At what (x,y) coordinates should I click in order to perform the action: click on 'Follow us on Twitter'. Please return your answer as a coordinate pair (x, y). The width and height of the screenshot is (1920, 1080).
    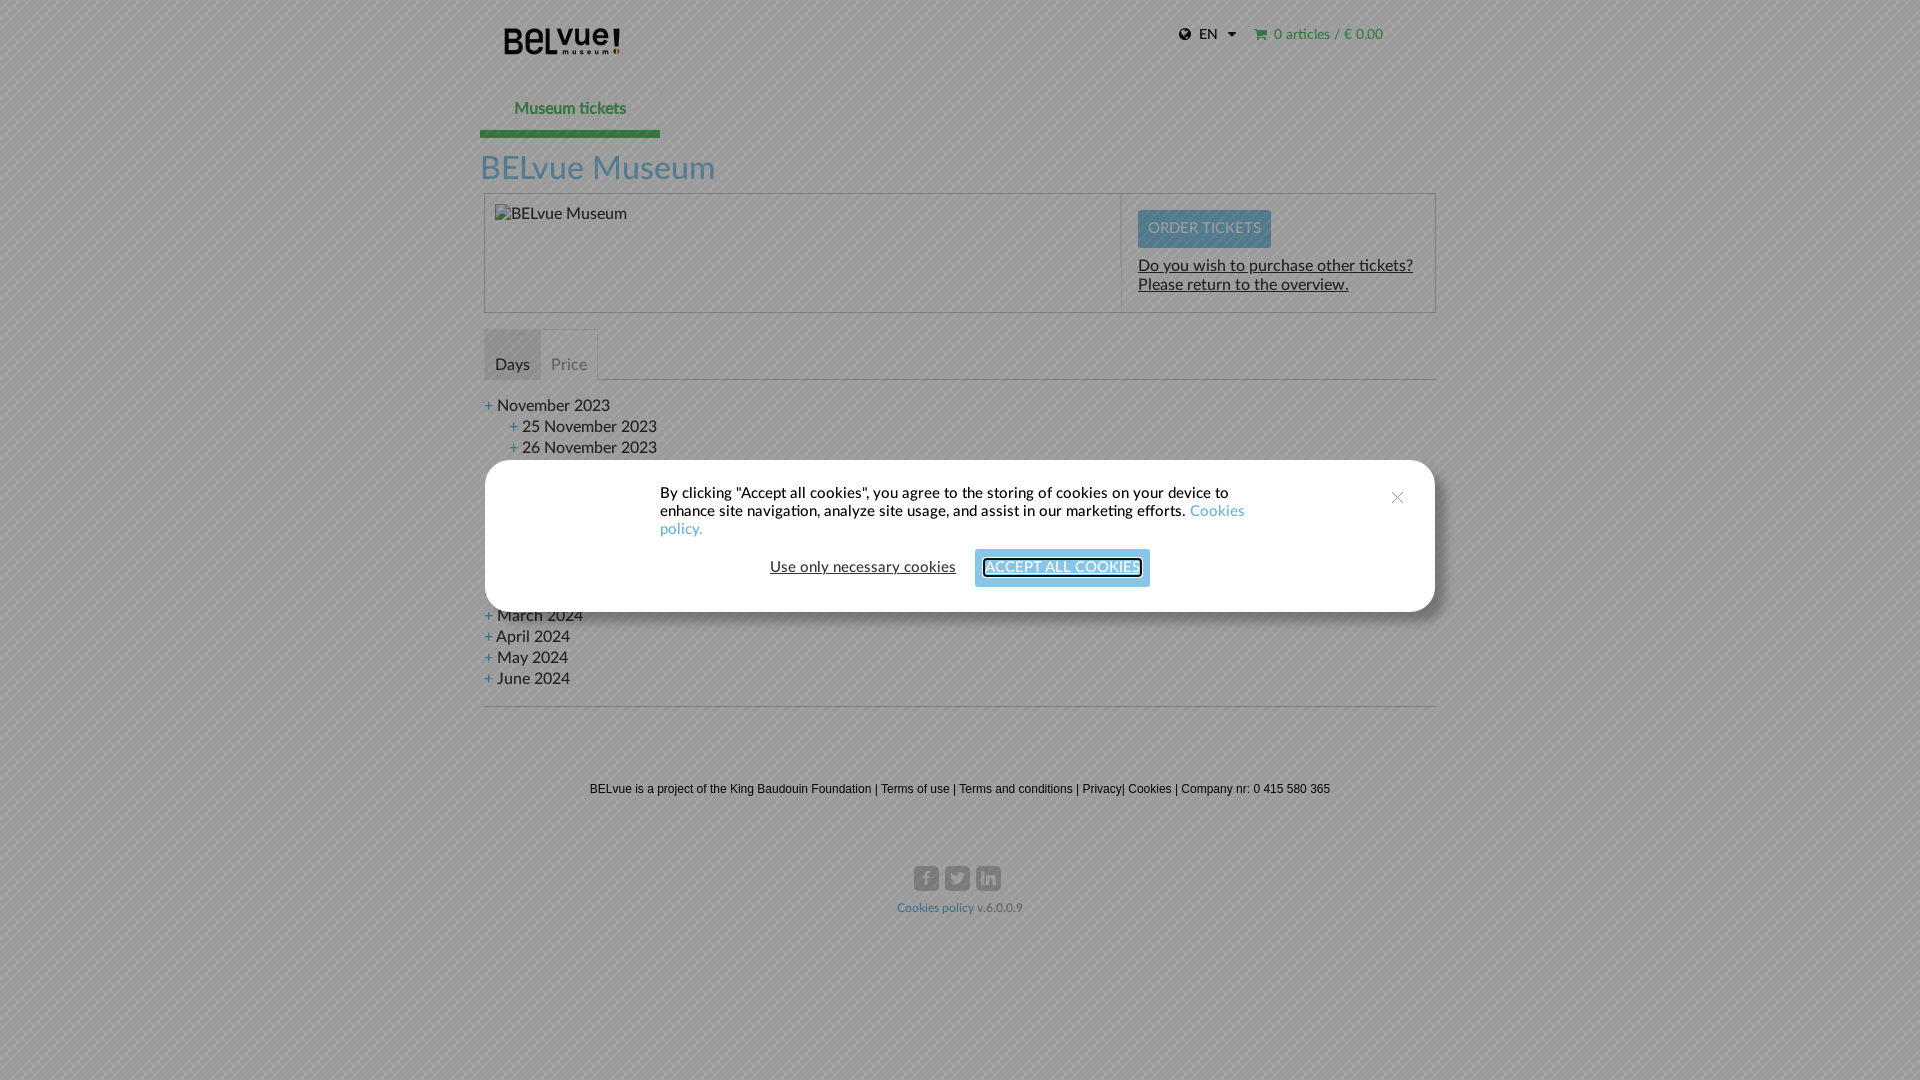
    Looking at the image, I should click on (943, 877).